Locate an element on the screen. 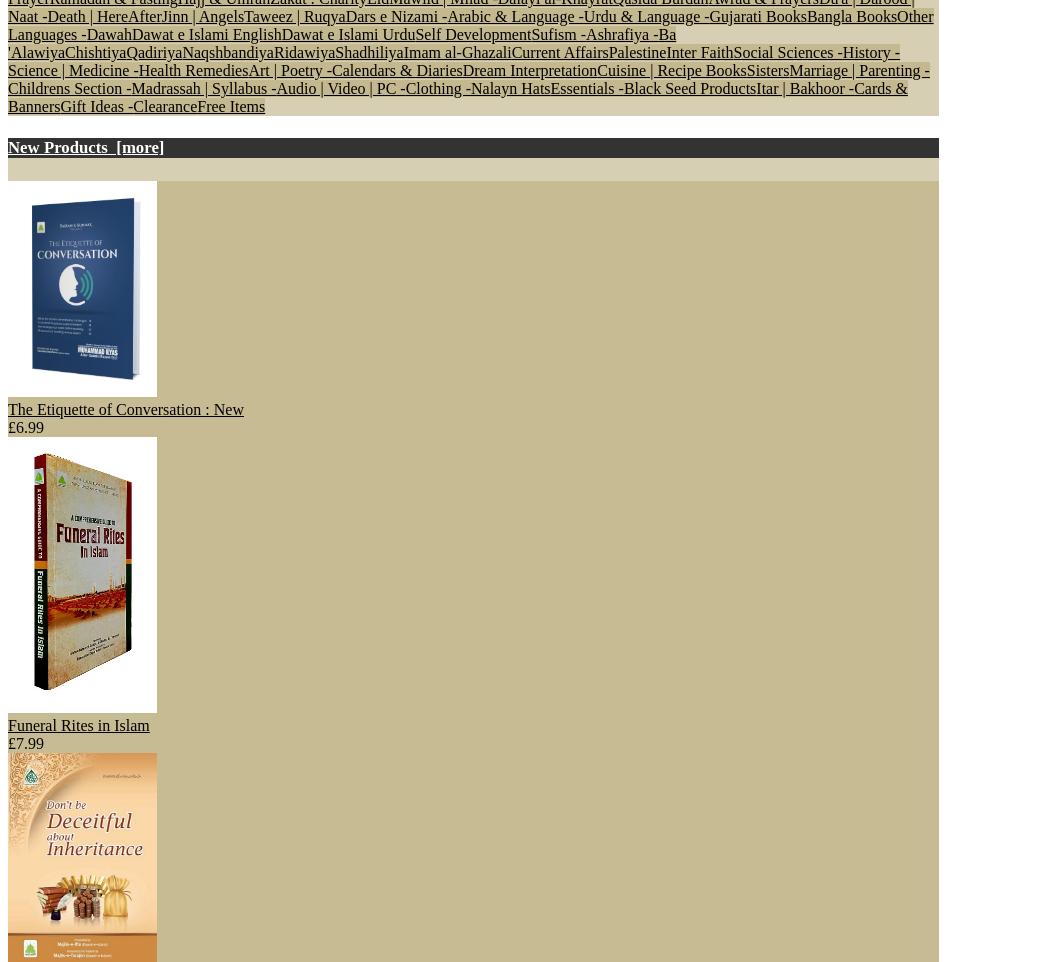 Image resolution: width=1050 pixels, height=962 pixels. 'Cuisine | Recipe Books' is located at coordinates (670, 69).